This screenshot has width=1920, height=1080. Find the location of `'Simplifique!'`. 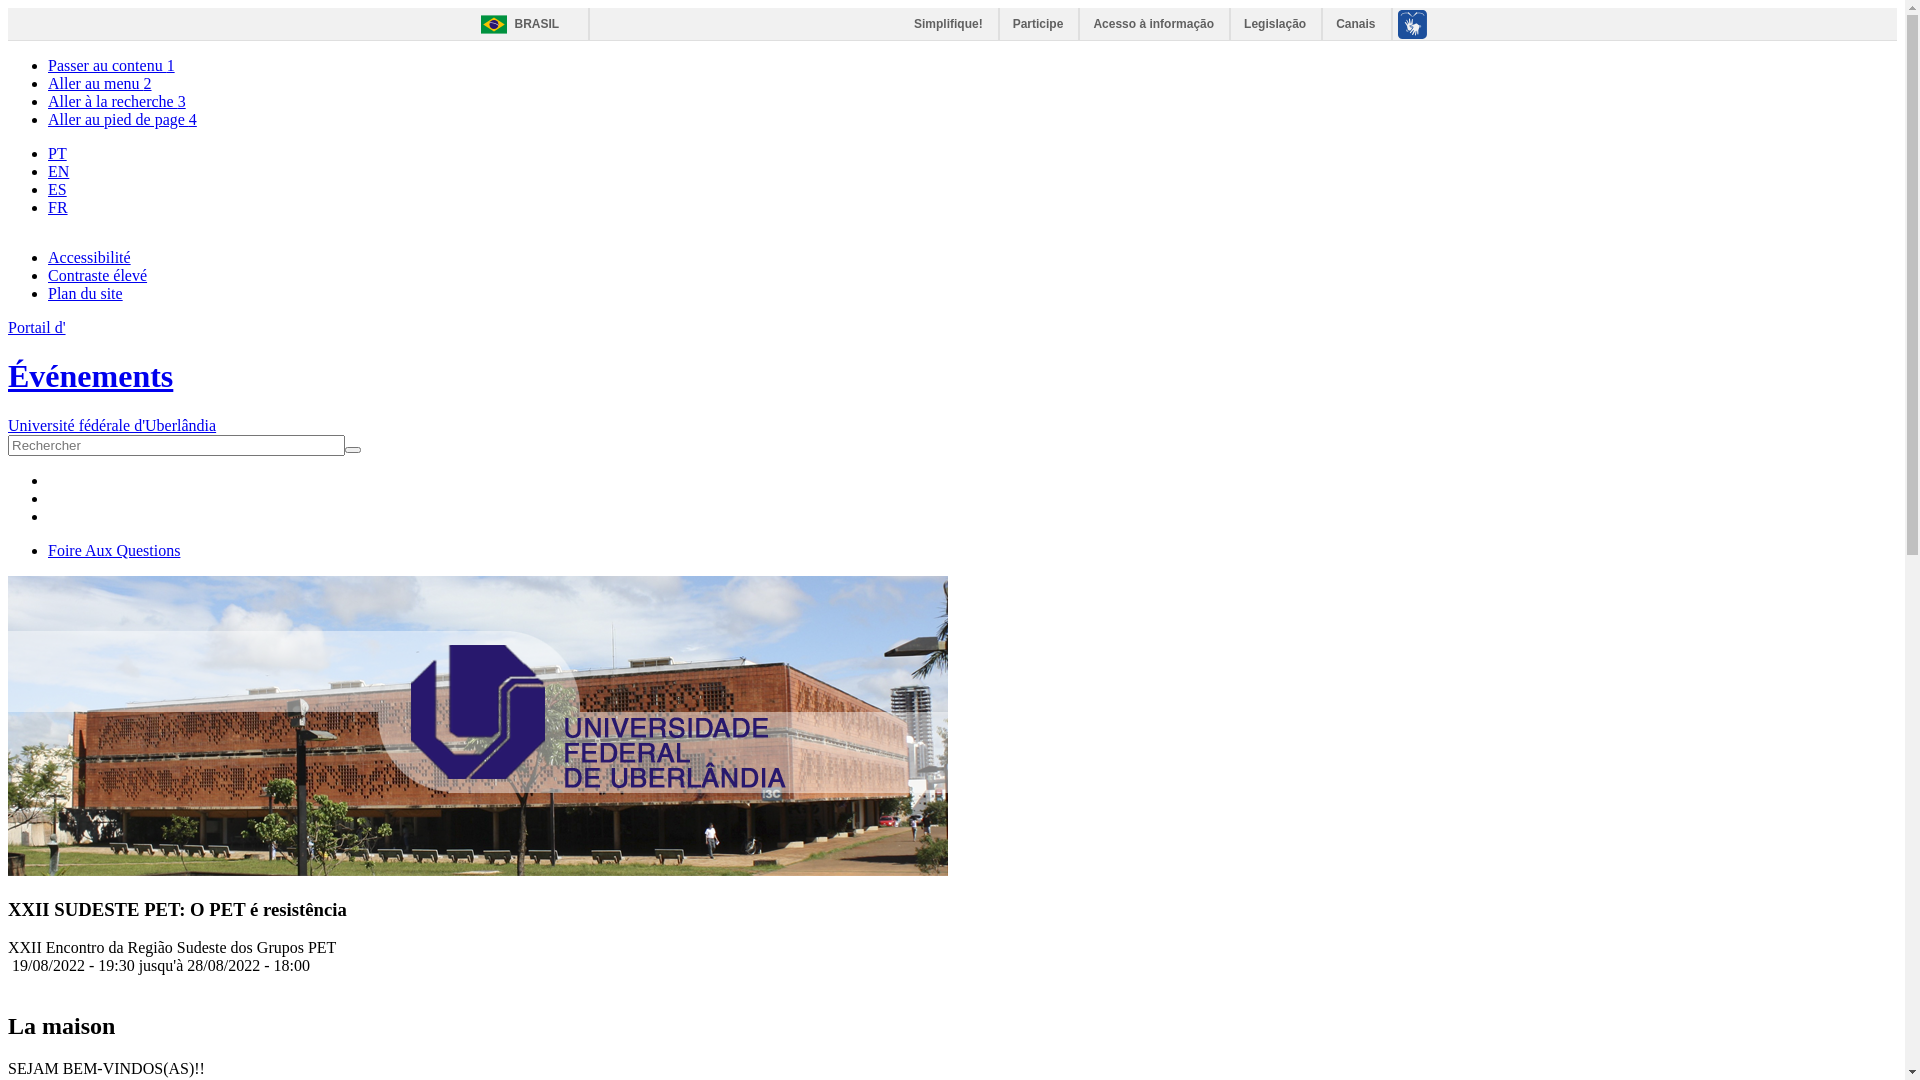

'Simplifique!' is located at coordinates (900, 23).